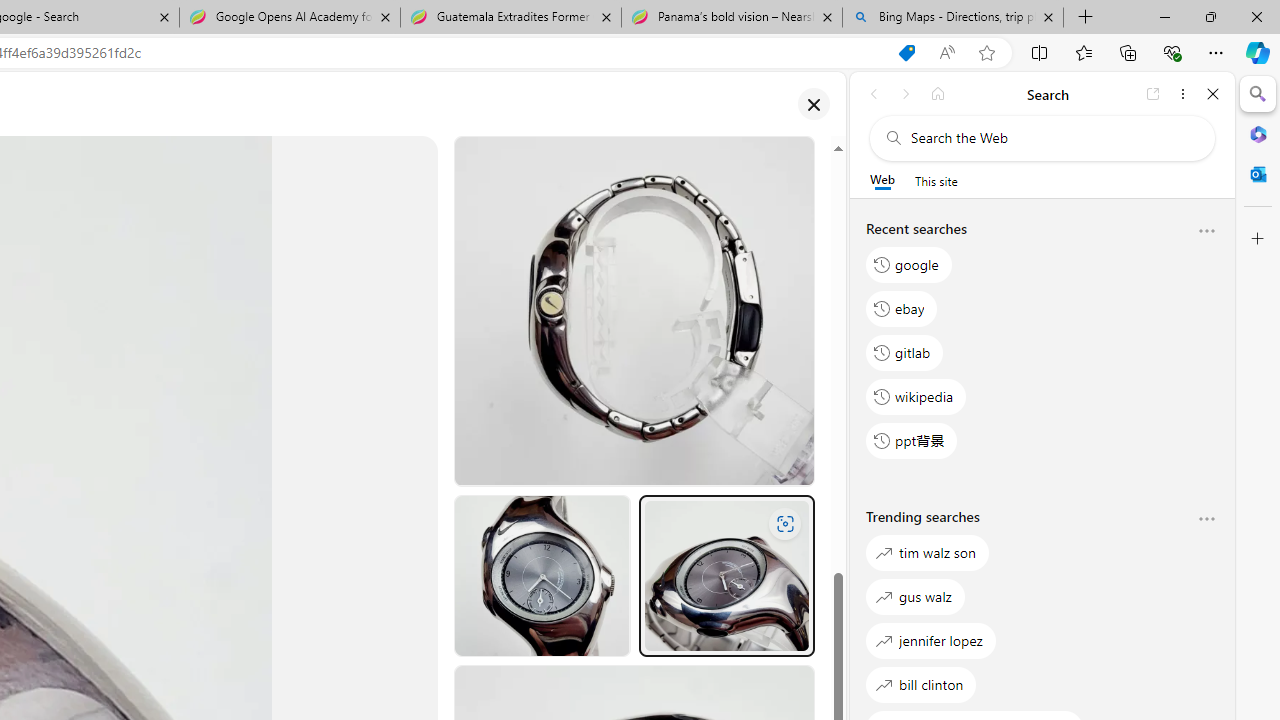 Image resolution: width=1280 pixels, height=720 pixels. I want to click on 'gitlab', so click(904, 351).